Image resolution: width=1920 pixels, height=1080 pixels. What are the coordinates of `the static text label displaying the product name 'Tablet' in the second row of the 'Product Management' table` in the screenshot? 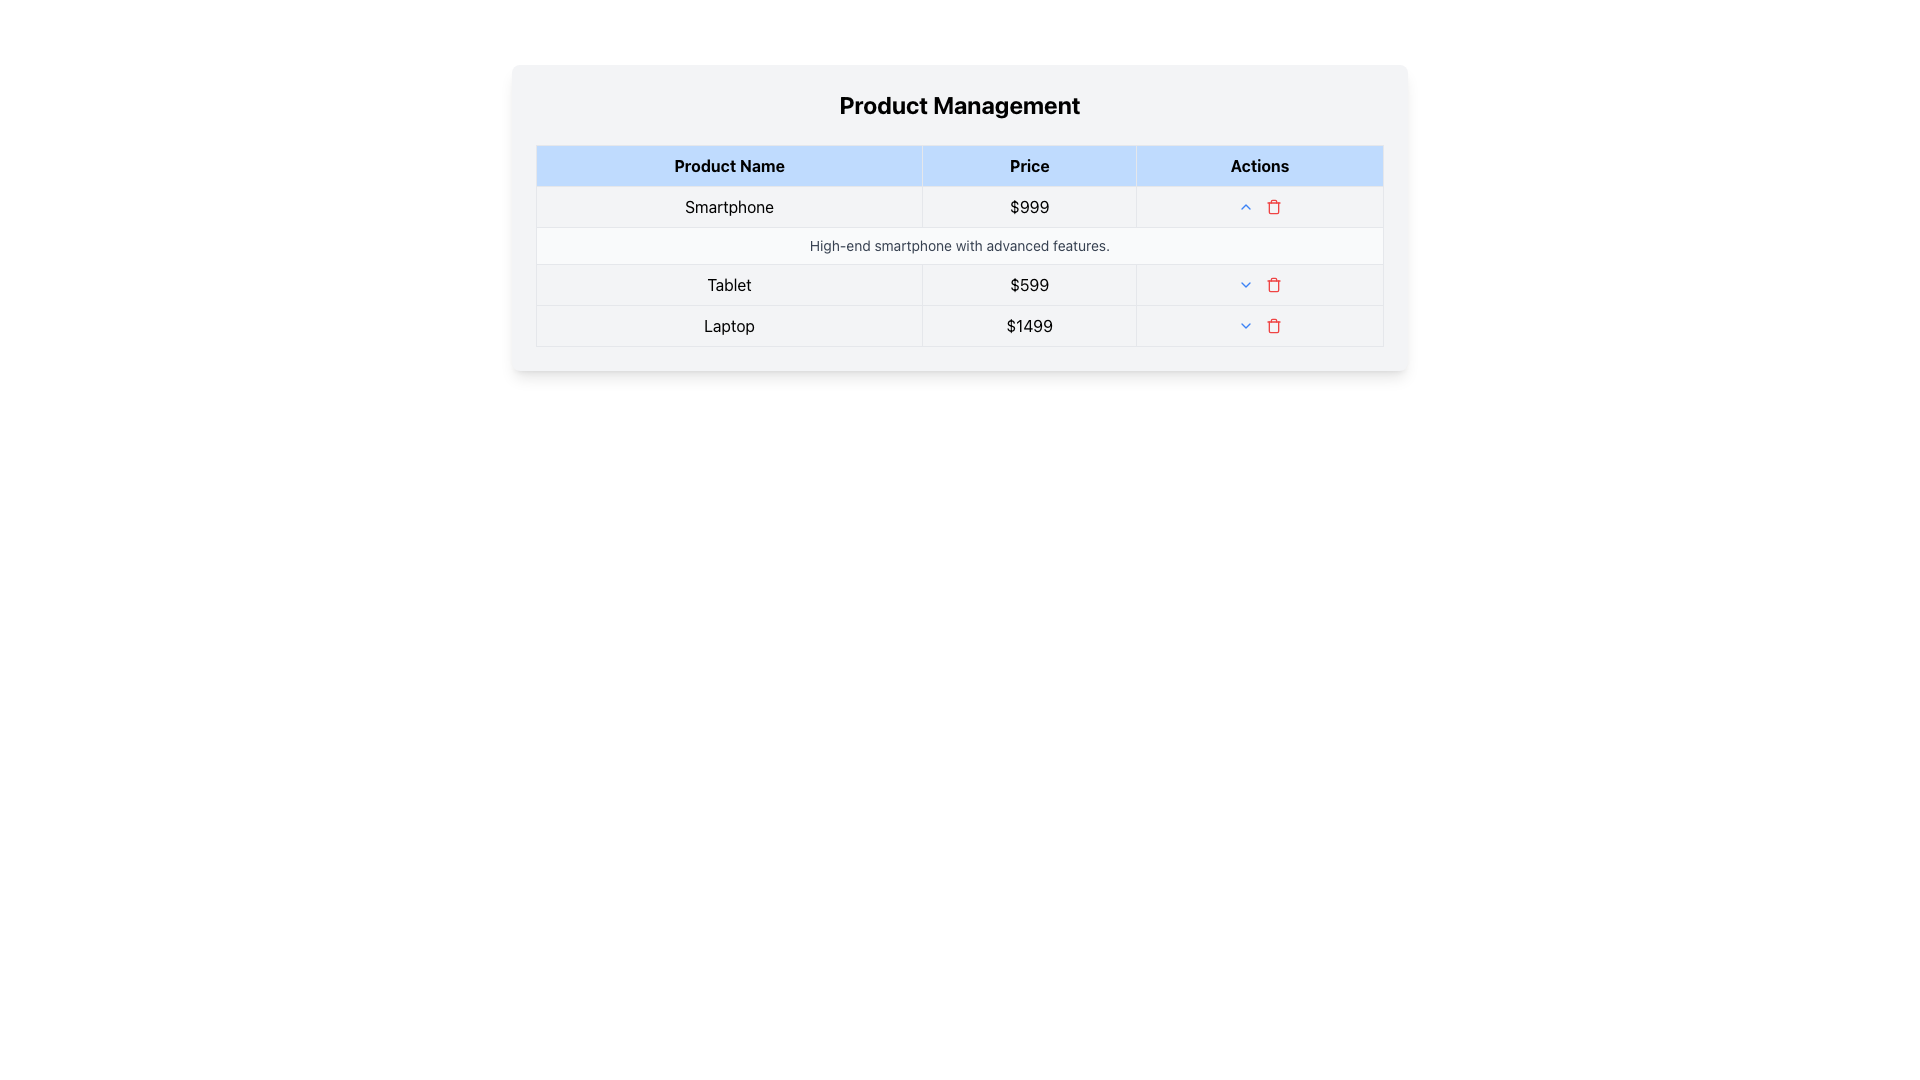 It's located at (728, 285).